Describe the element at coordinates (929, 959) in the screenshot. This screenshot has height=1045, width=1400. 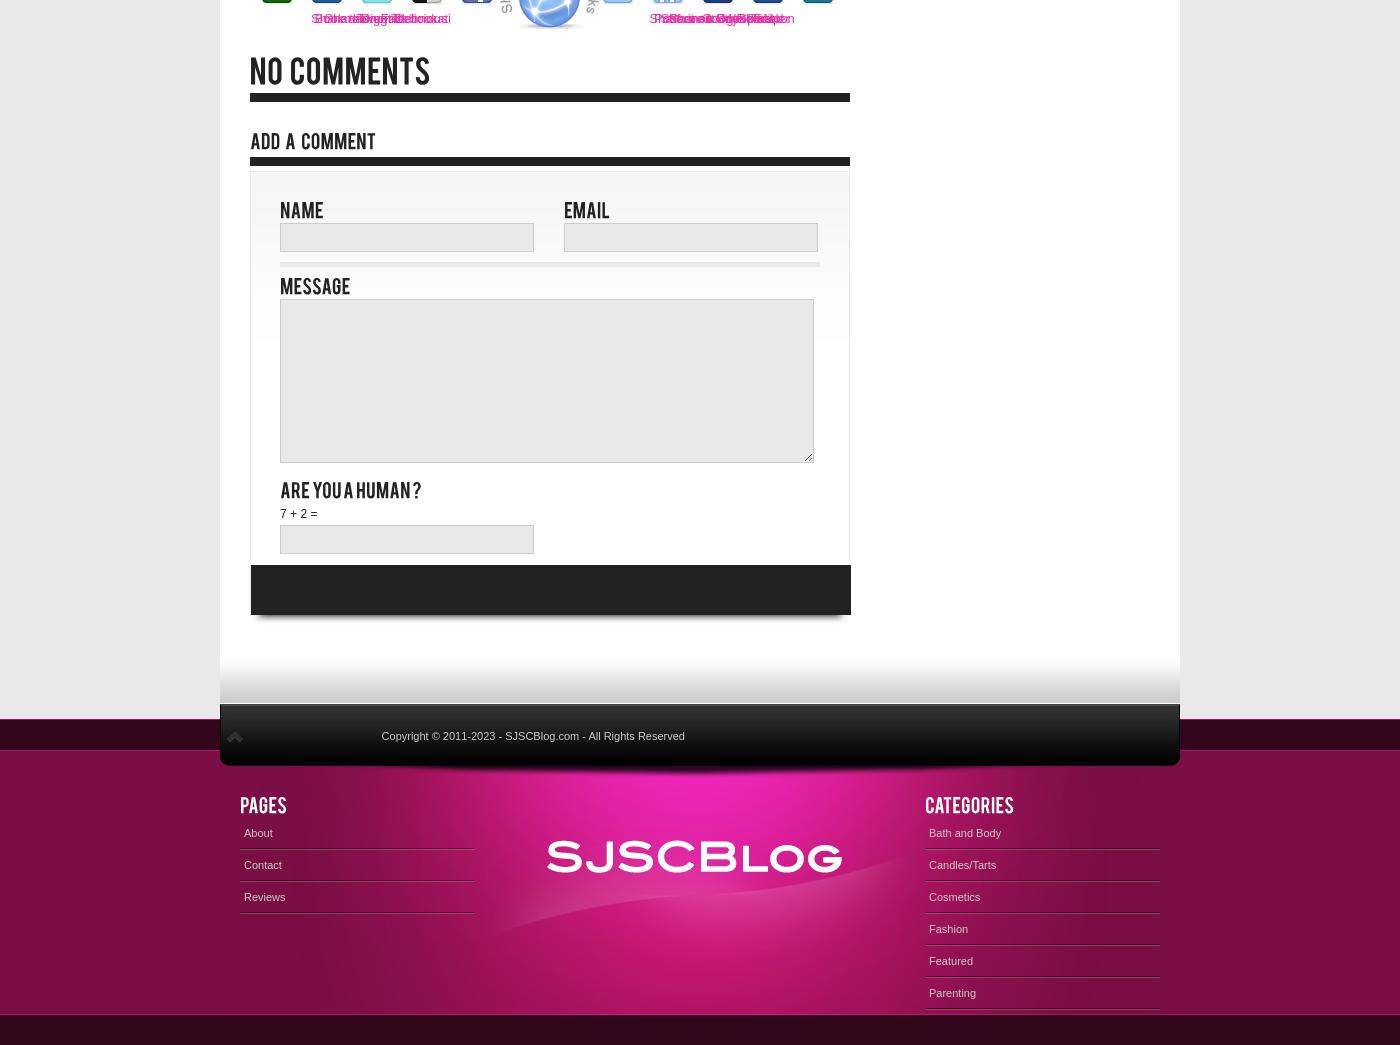
I see `'Featured'` at that location.